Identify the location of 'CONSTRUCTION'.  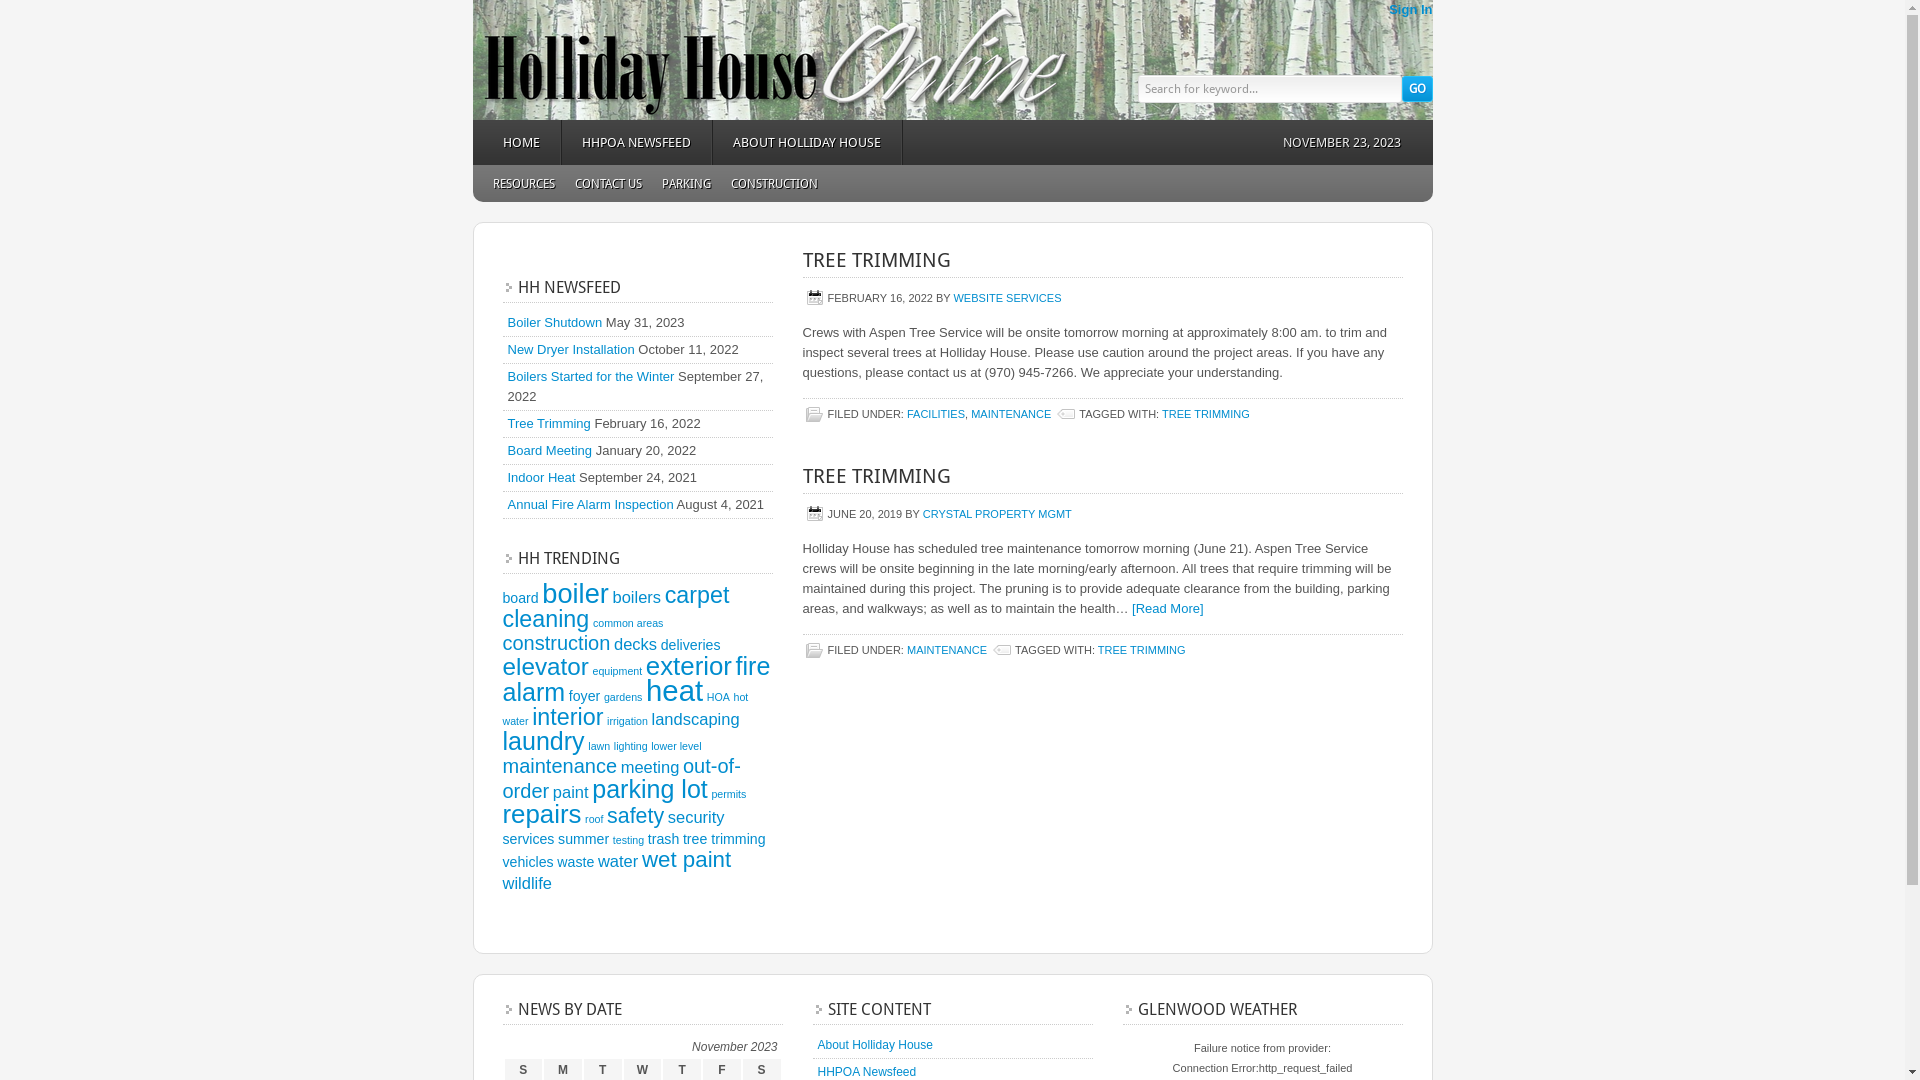
(772, 183).